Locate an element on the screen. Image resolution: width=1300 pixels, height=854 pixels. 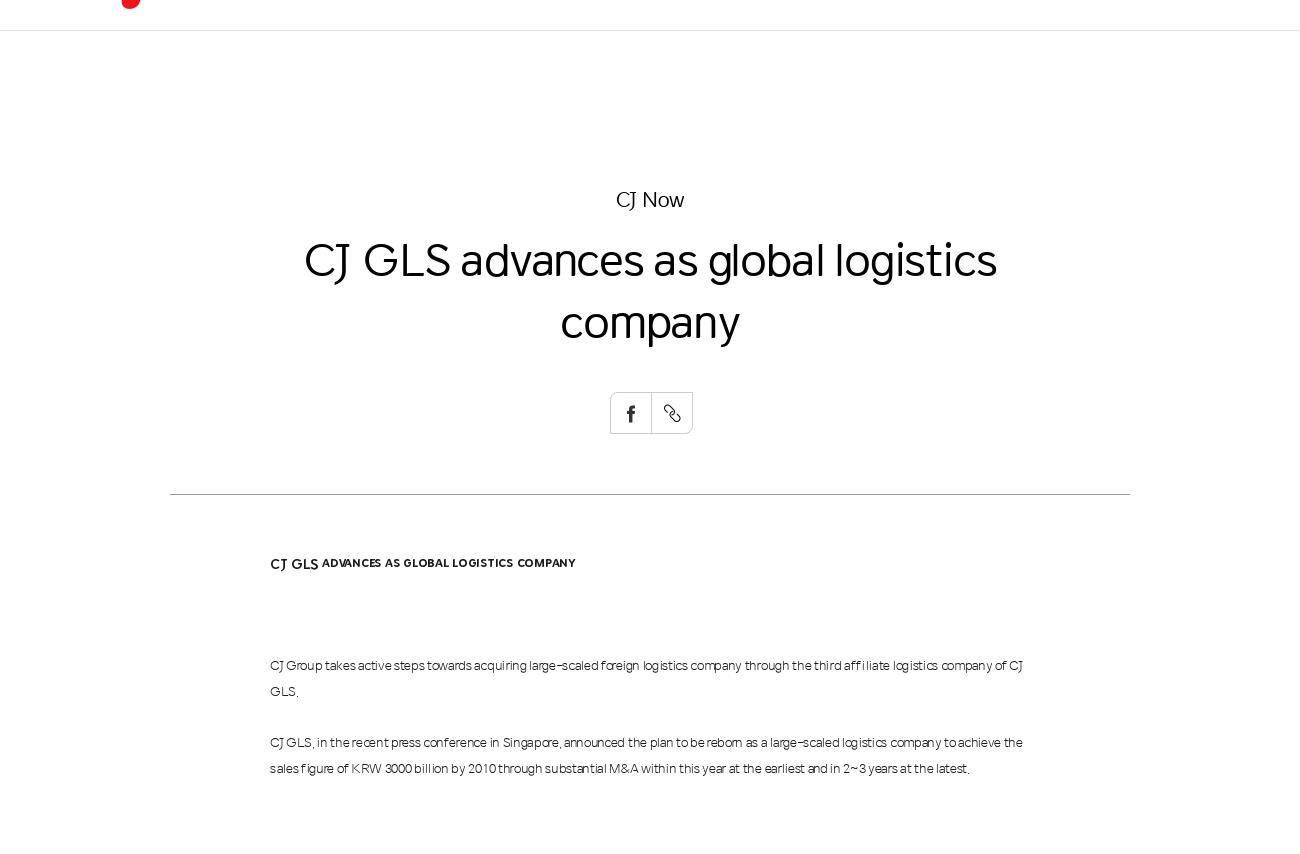
'Convenient' is located at coordinates (561, 233).